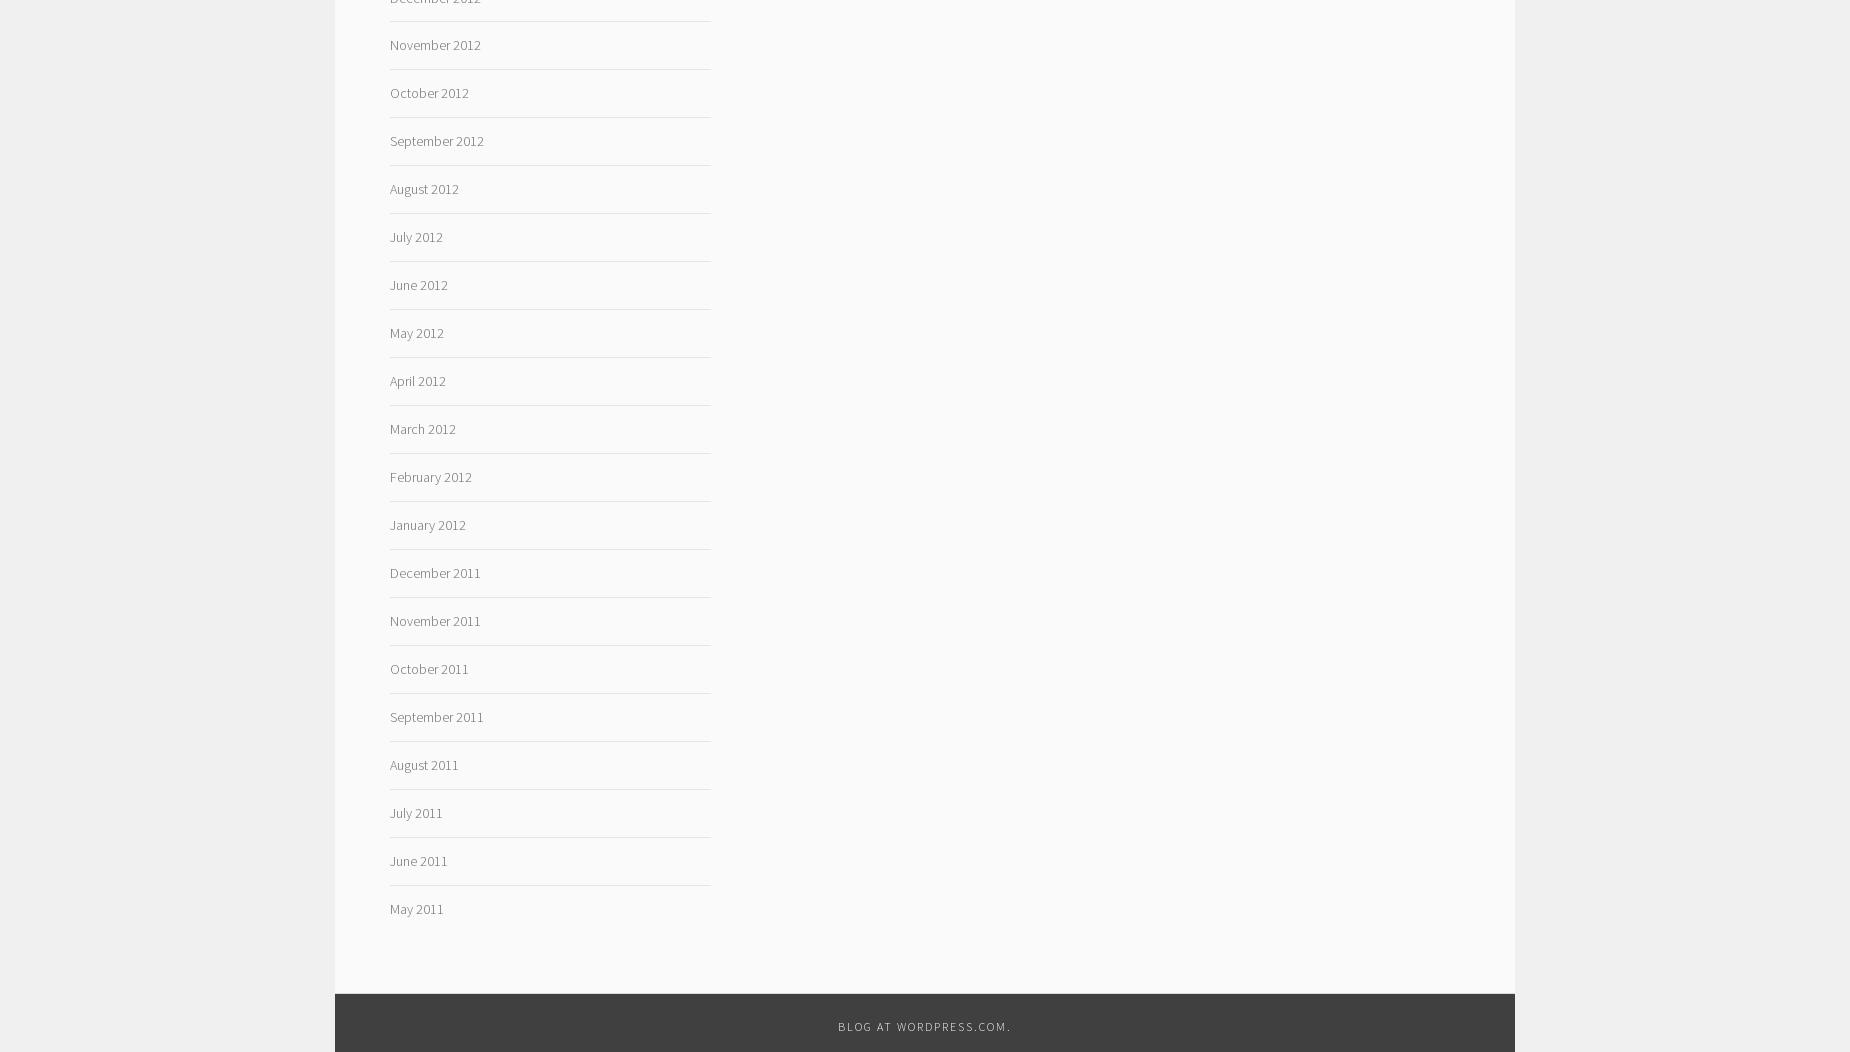 Image resolution: width=1850 pixels, height=1052 pixels. Describe the element at coordinates (415, 331) in the screenshot. I see `'May 2012'` at that location.